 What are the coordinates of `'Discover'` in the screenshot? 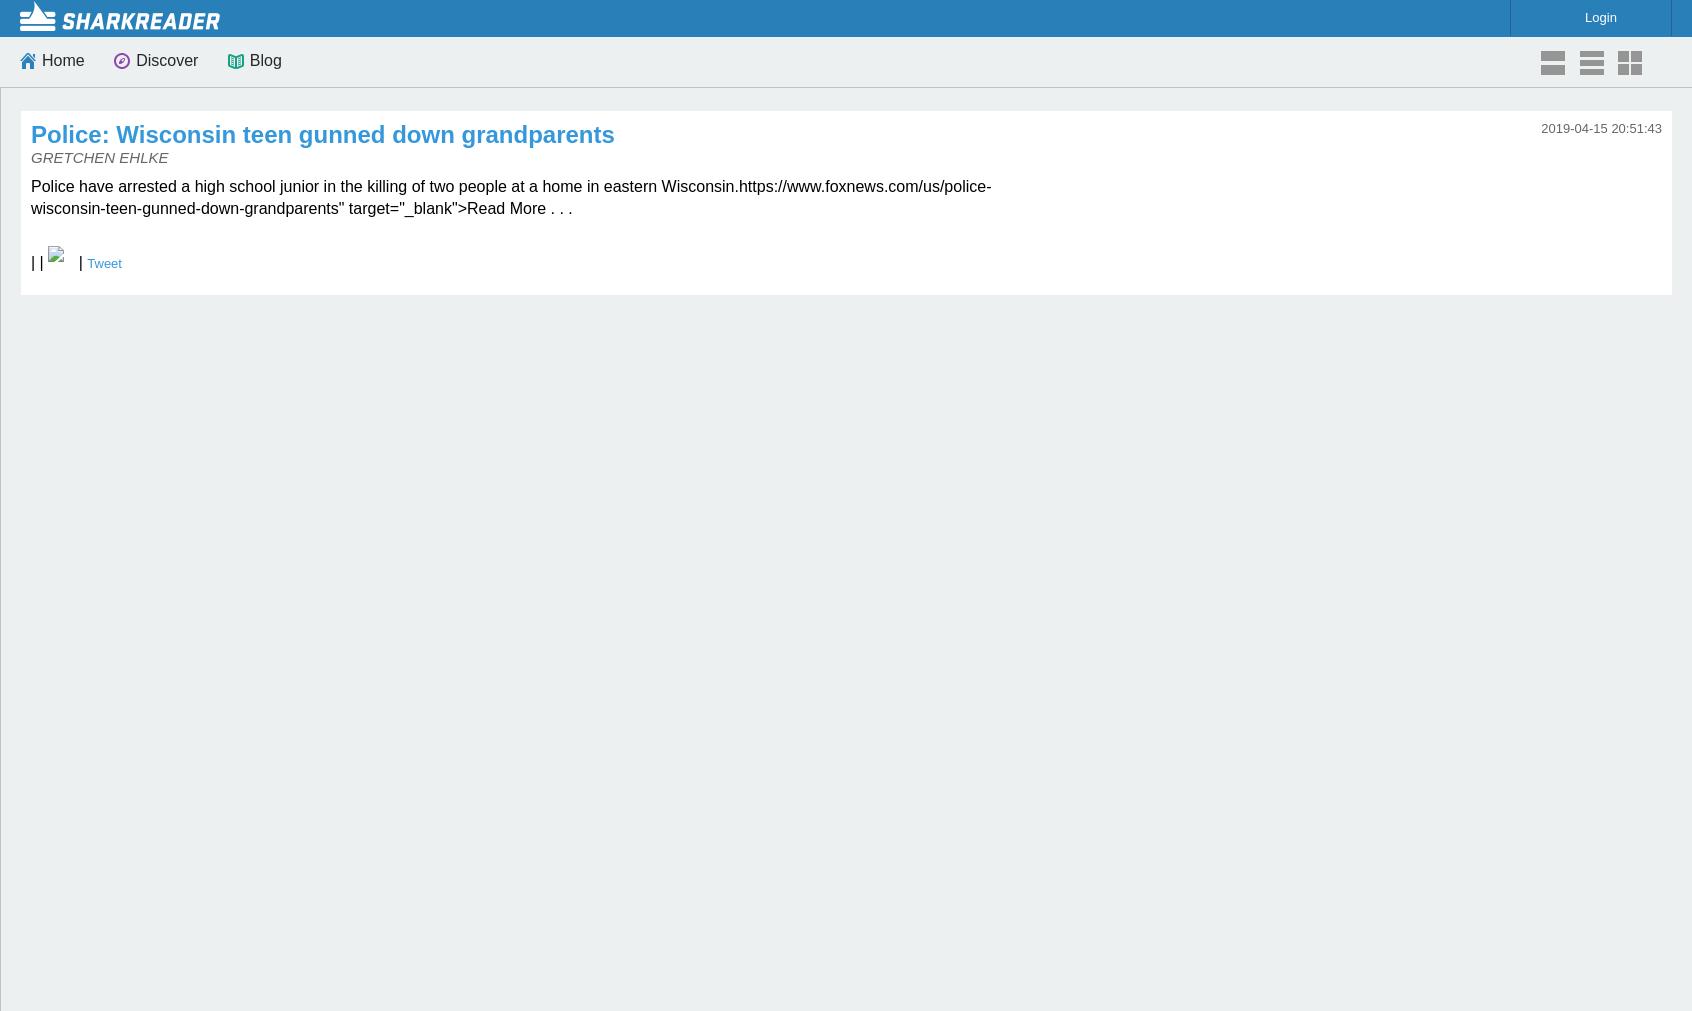 It's located at (136, 59).